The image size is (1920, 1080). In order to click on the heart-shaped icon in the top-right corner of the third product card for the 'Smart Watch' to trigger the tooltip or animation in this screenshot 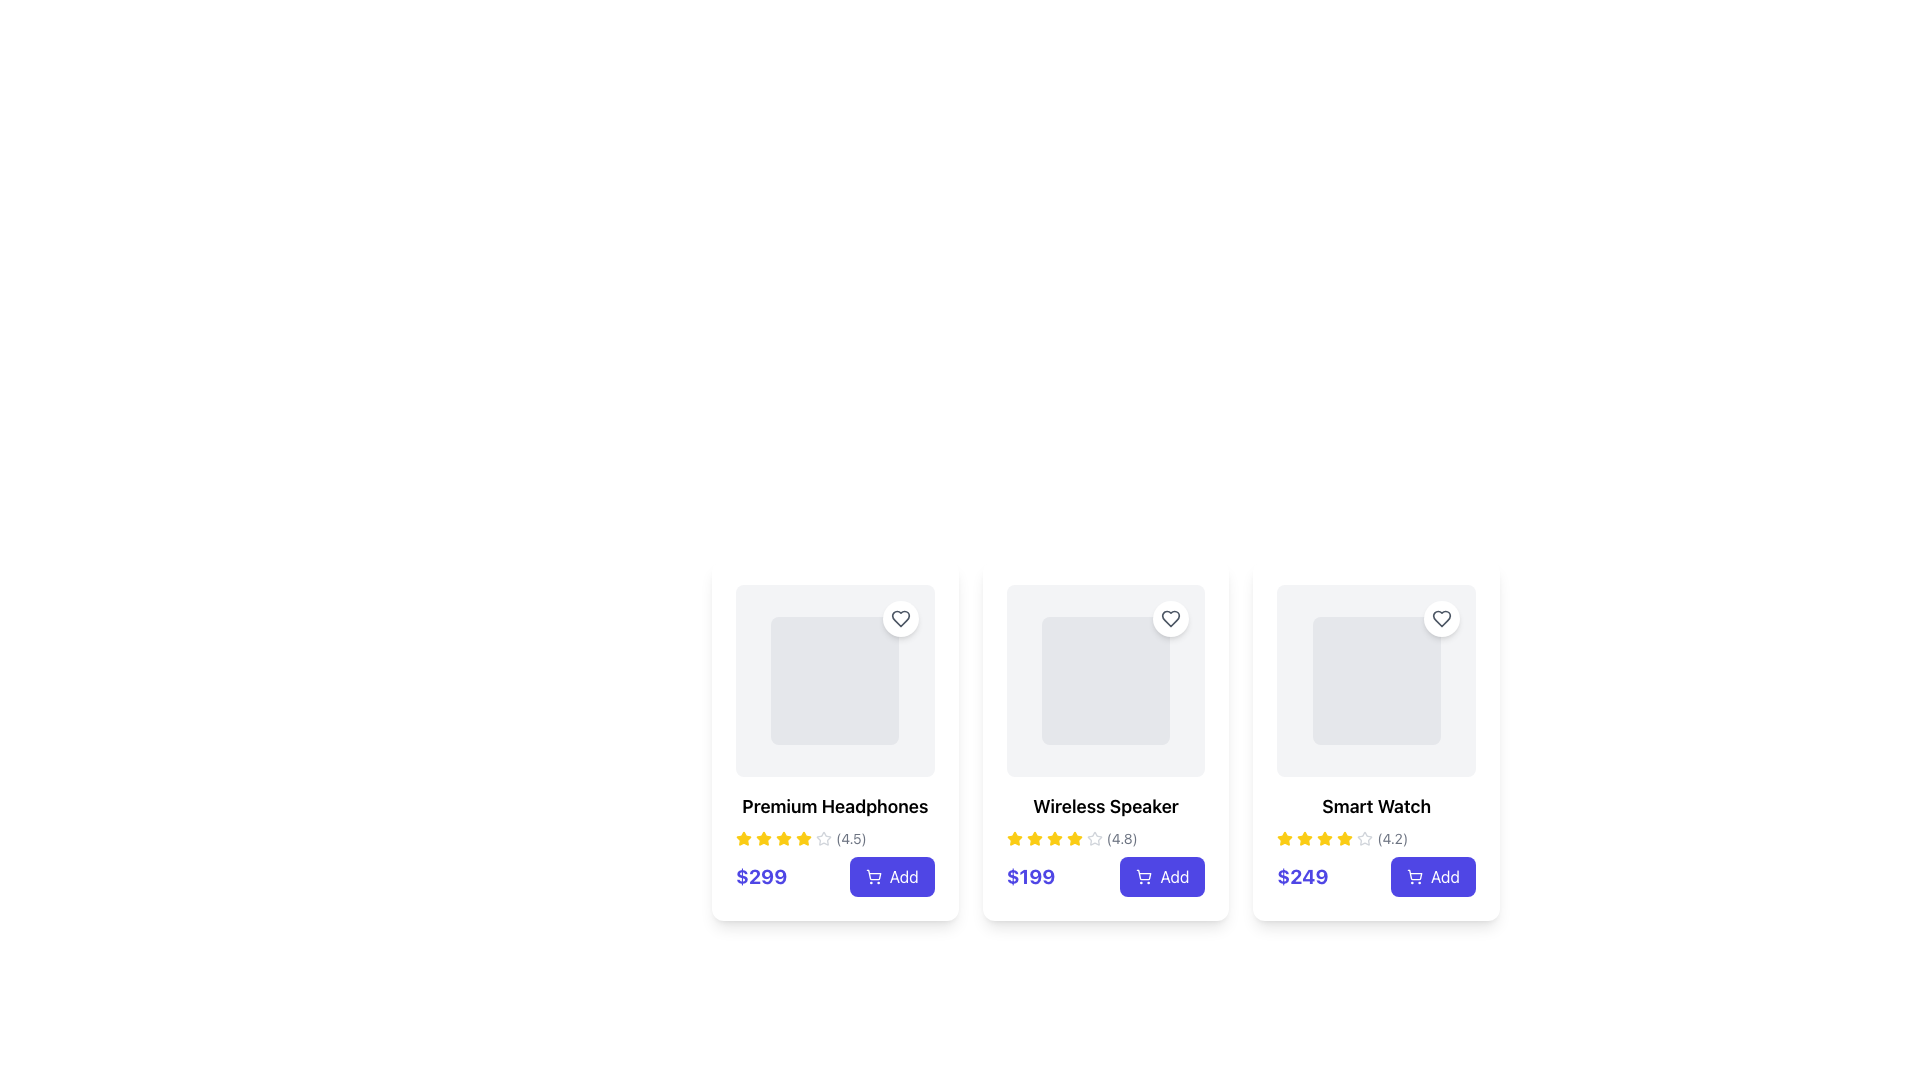, I will do `click(1441, 617)`.